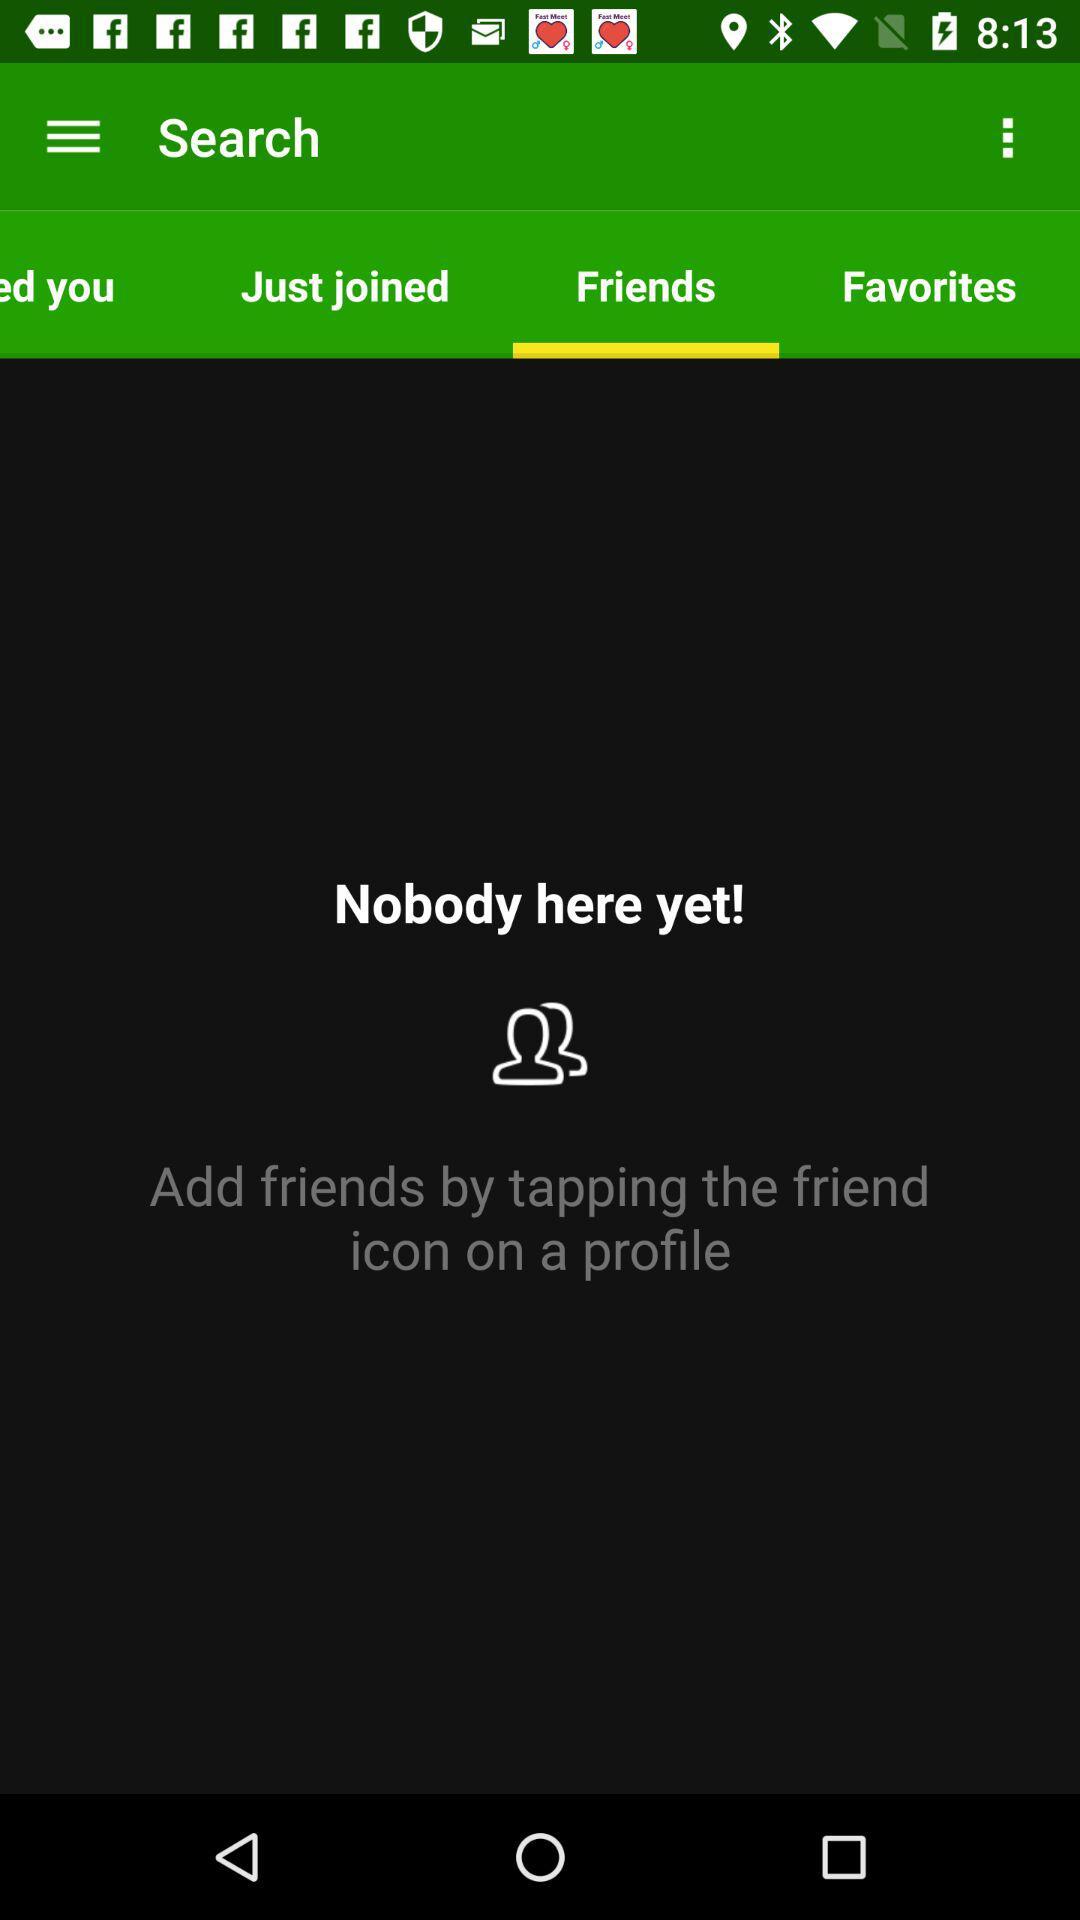  Describe the element at coordinates (344, 283) in the screenshot. I see `the just joined` at that location.